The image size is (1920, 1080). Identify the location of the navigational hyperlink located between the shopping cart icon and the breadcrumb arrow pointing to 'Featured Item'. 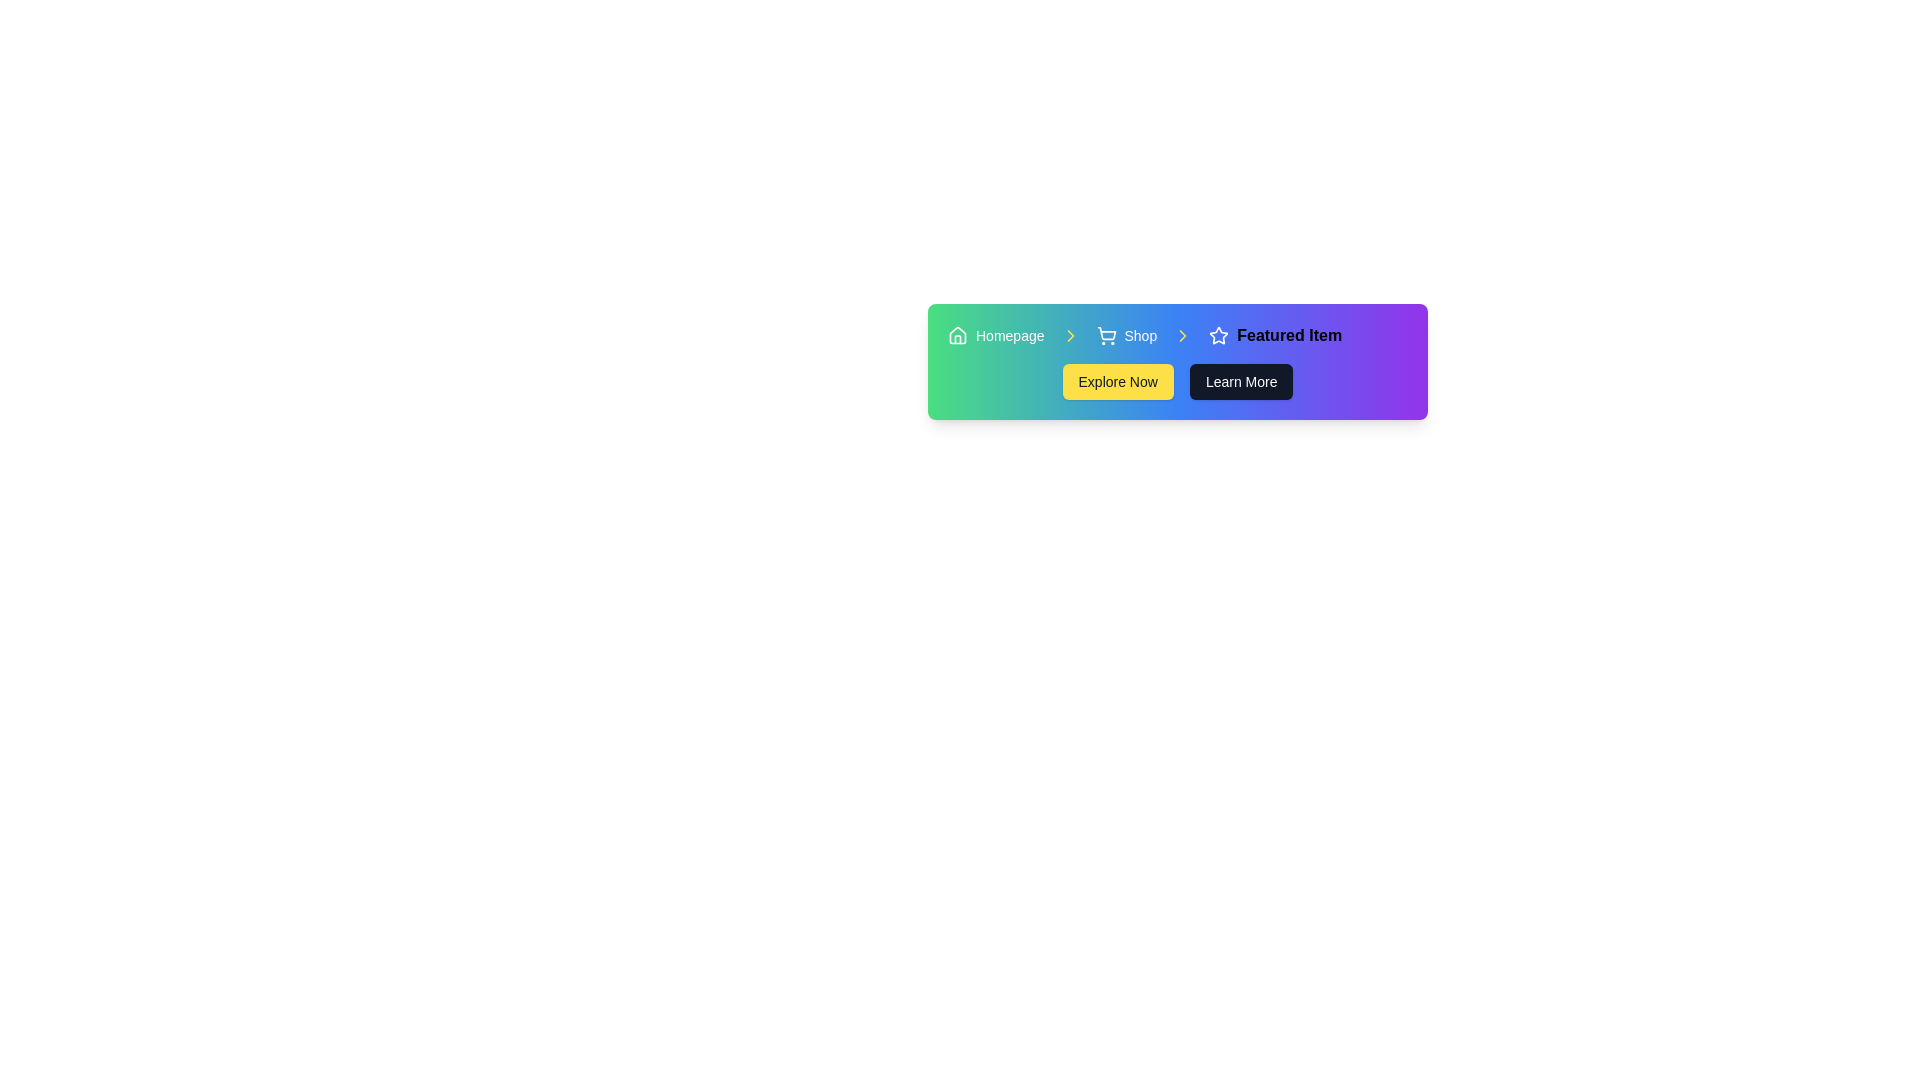
(1140, 334).